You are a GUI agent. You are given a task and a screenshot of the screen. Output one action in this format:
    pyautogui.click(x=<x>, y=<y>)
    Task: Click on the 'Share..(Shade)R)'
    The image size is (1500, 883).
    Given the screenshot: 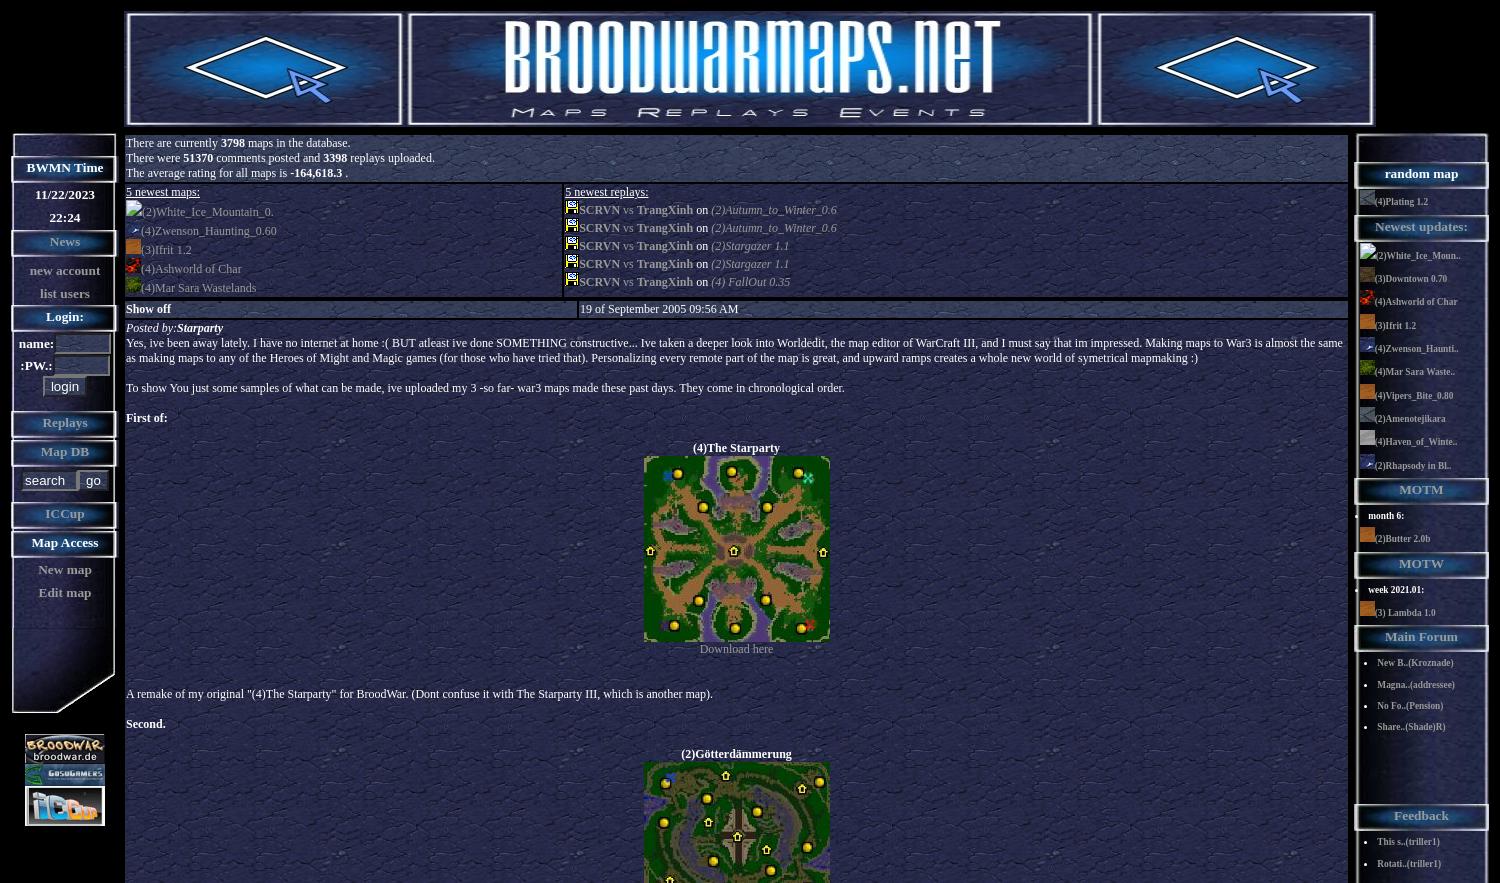 What is the action you would take?
    pyautogui.click(x=1411, y=725)
    